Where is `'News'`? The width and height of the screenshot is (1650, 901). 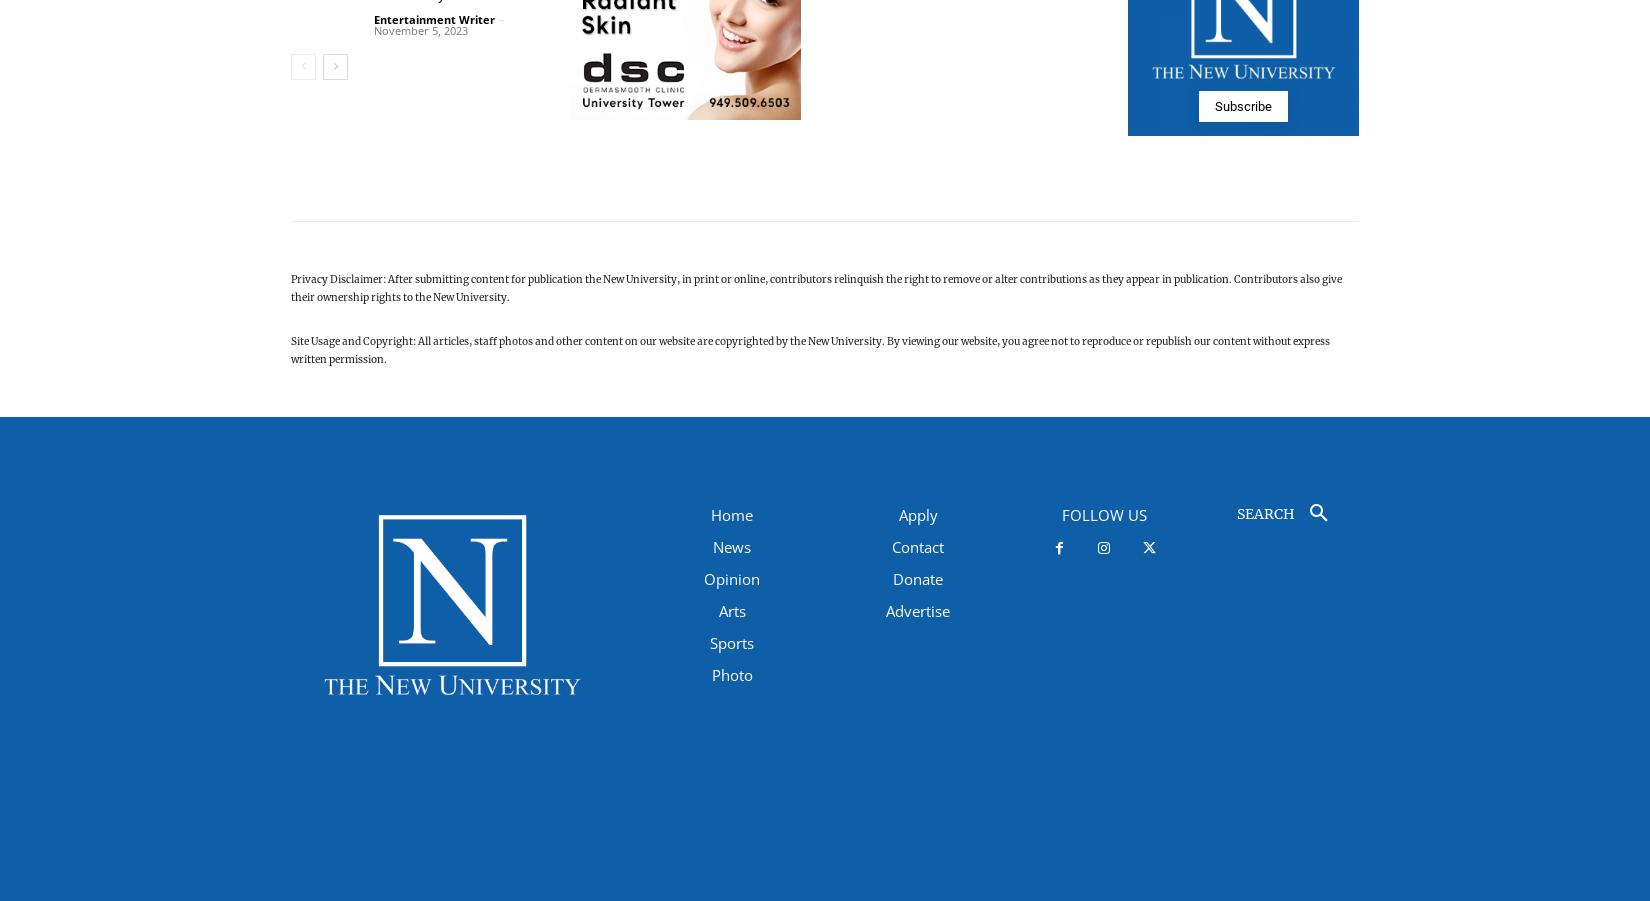
'News' is located at coordinates (730, 545).